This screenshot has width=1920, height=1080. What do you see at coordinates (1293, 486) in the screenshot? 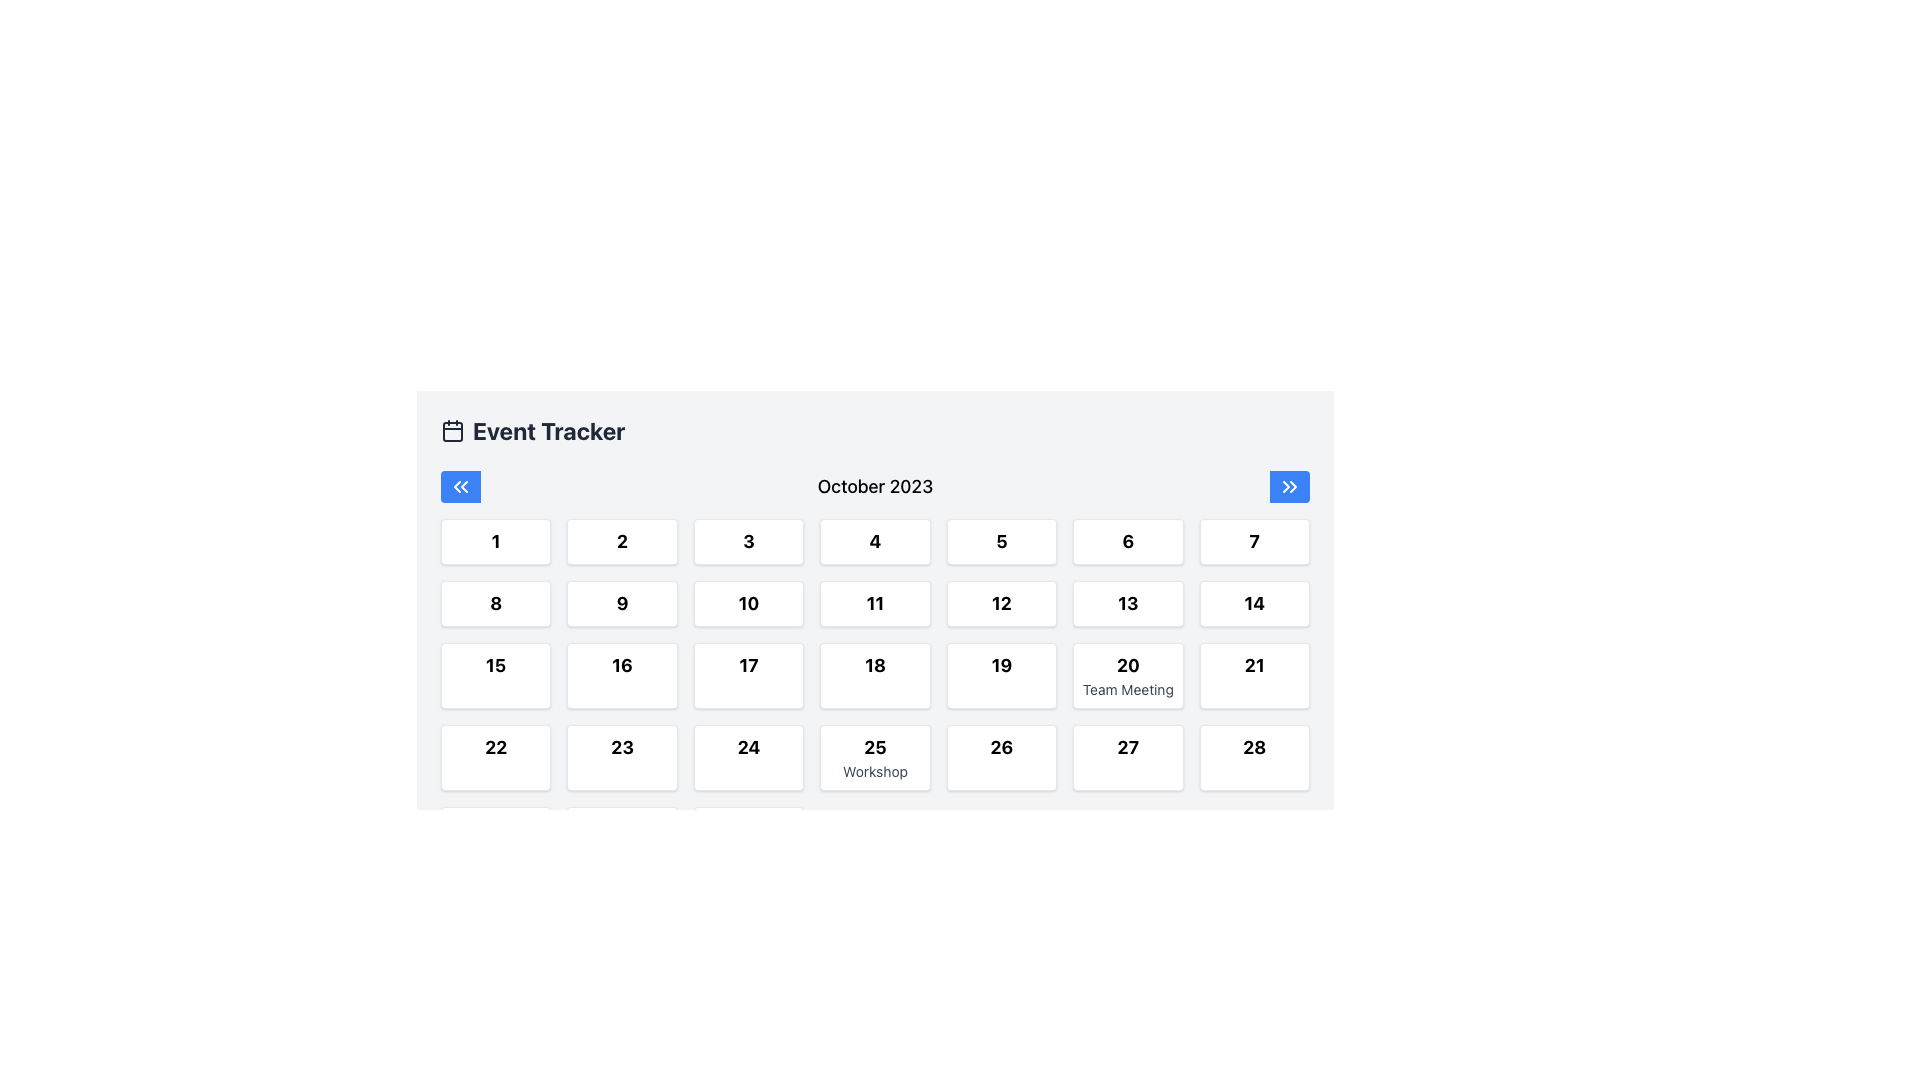
I see `the arrow icon located in the top-right corner of the calendar's header section to trigger a tooltip` at bounding box center [1293, 486].